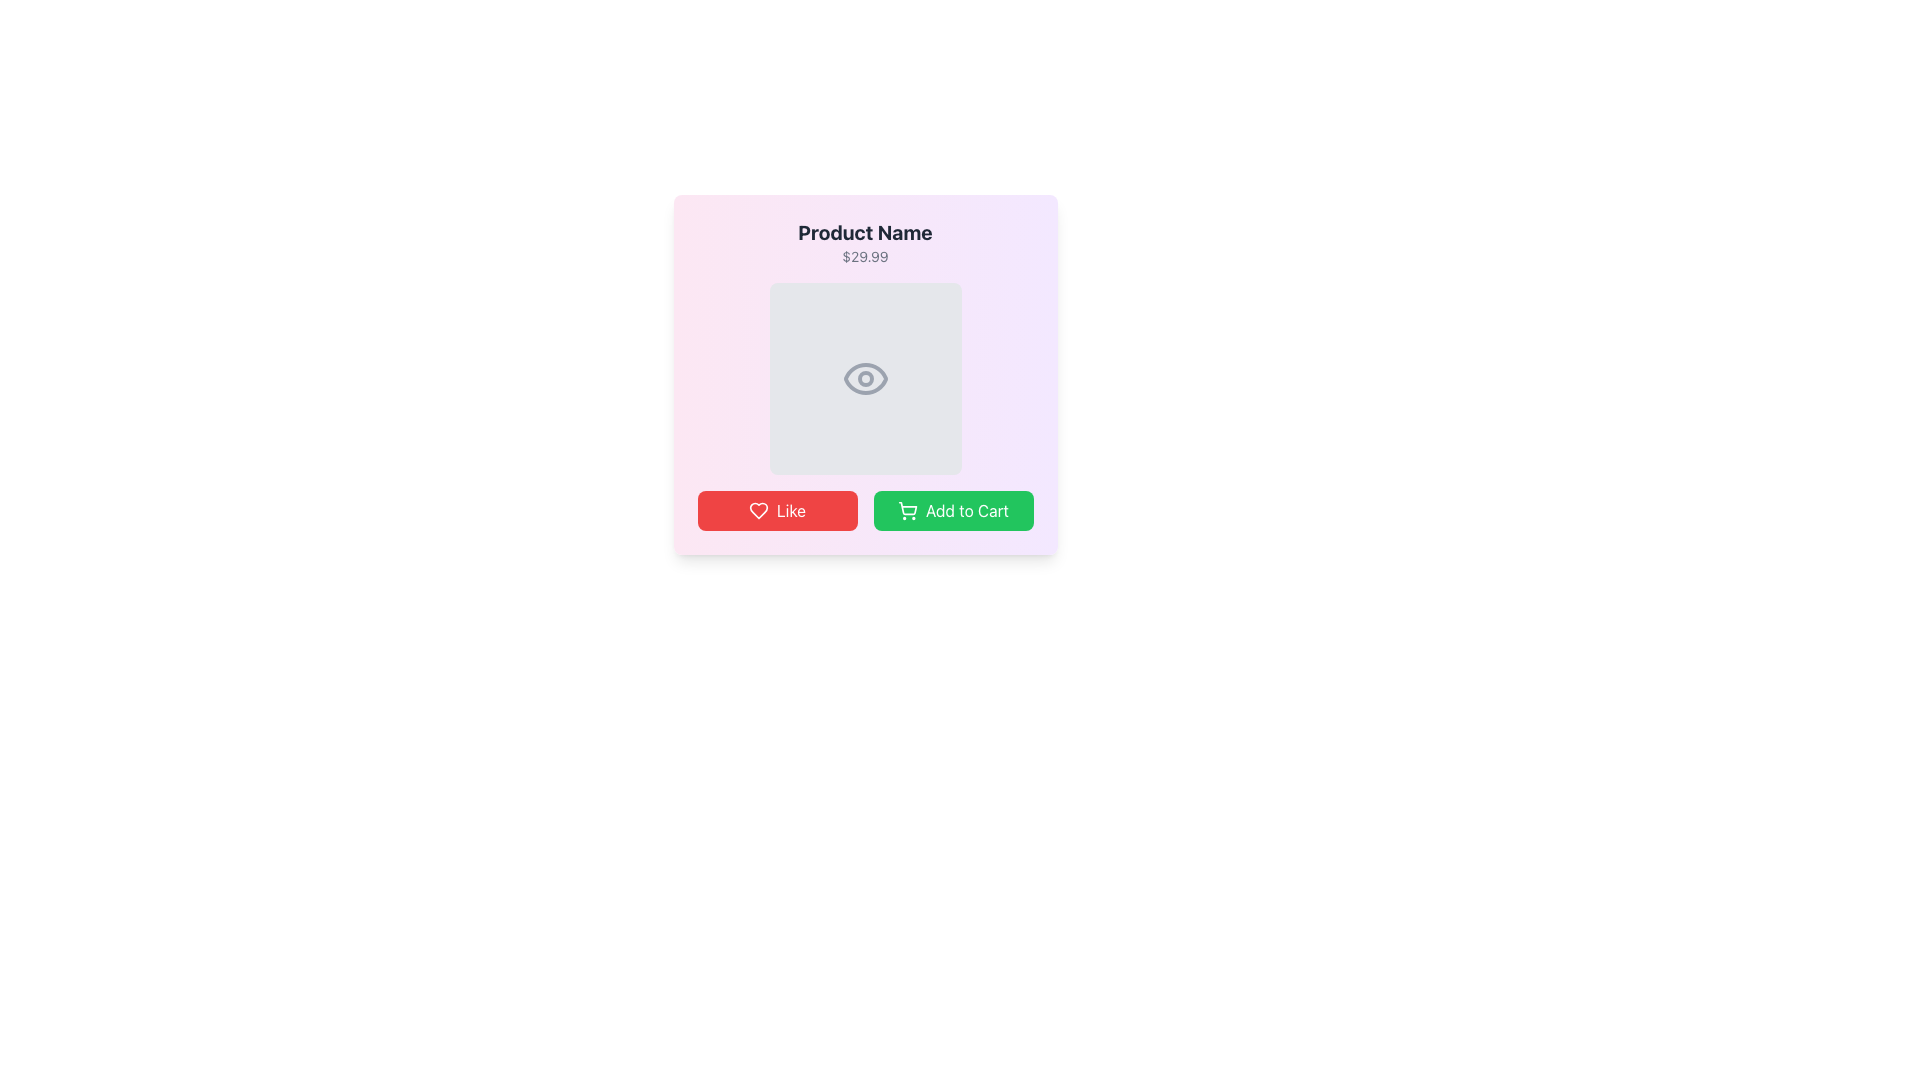  I want to click on the product preview icon located at the center of the card displaying 'Product Name' and '$29.99', so click(865, 378).